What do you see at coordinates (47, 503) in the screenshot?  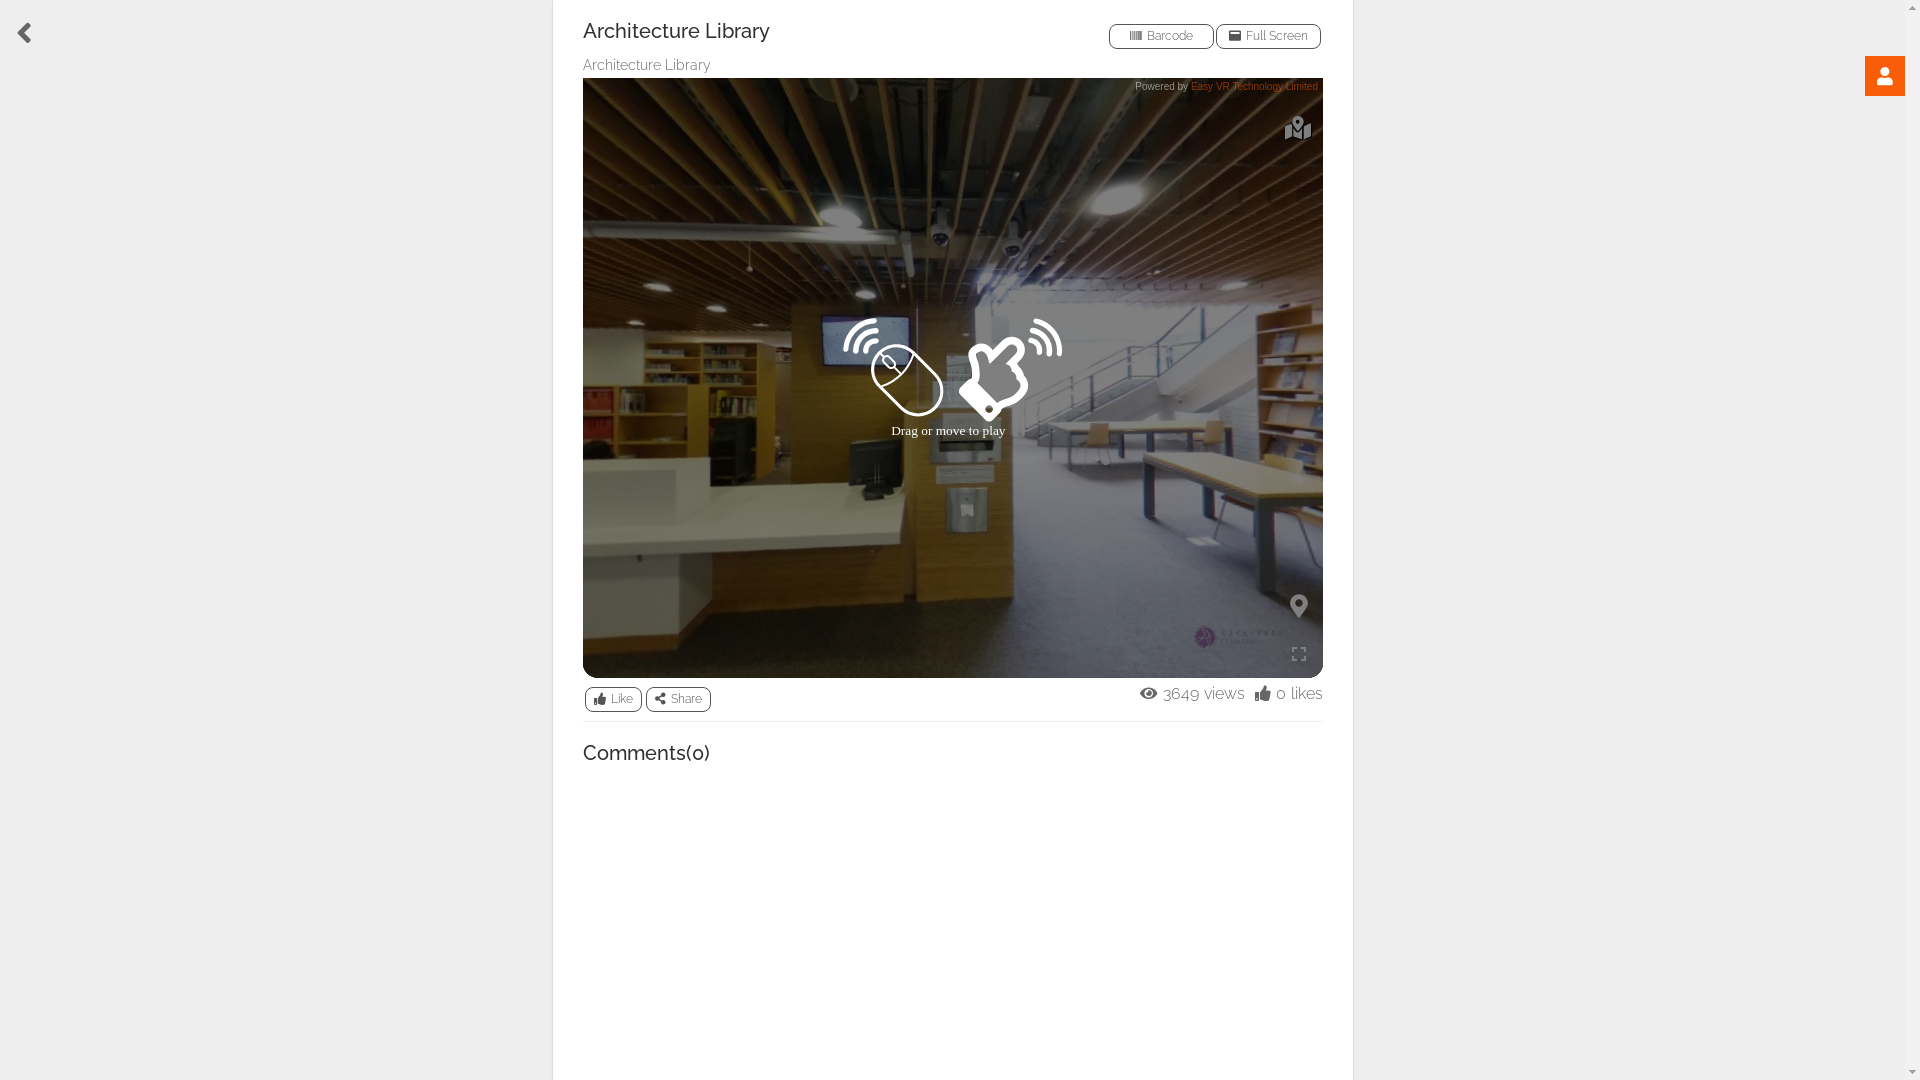 I see `'EDUCATION'` at bounding box center [47, 503].